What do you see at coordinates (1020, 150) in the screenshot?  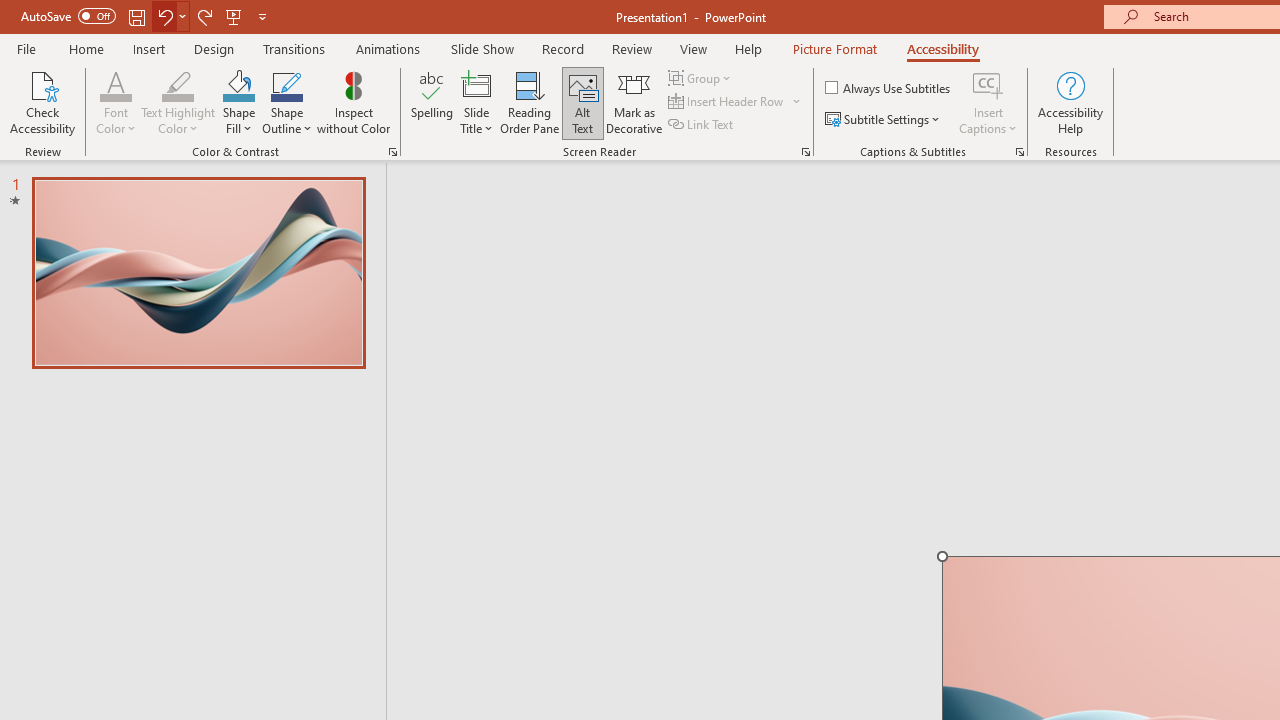 I see `'Captions & Subtitles'` at bounding box center [1020, 150].